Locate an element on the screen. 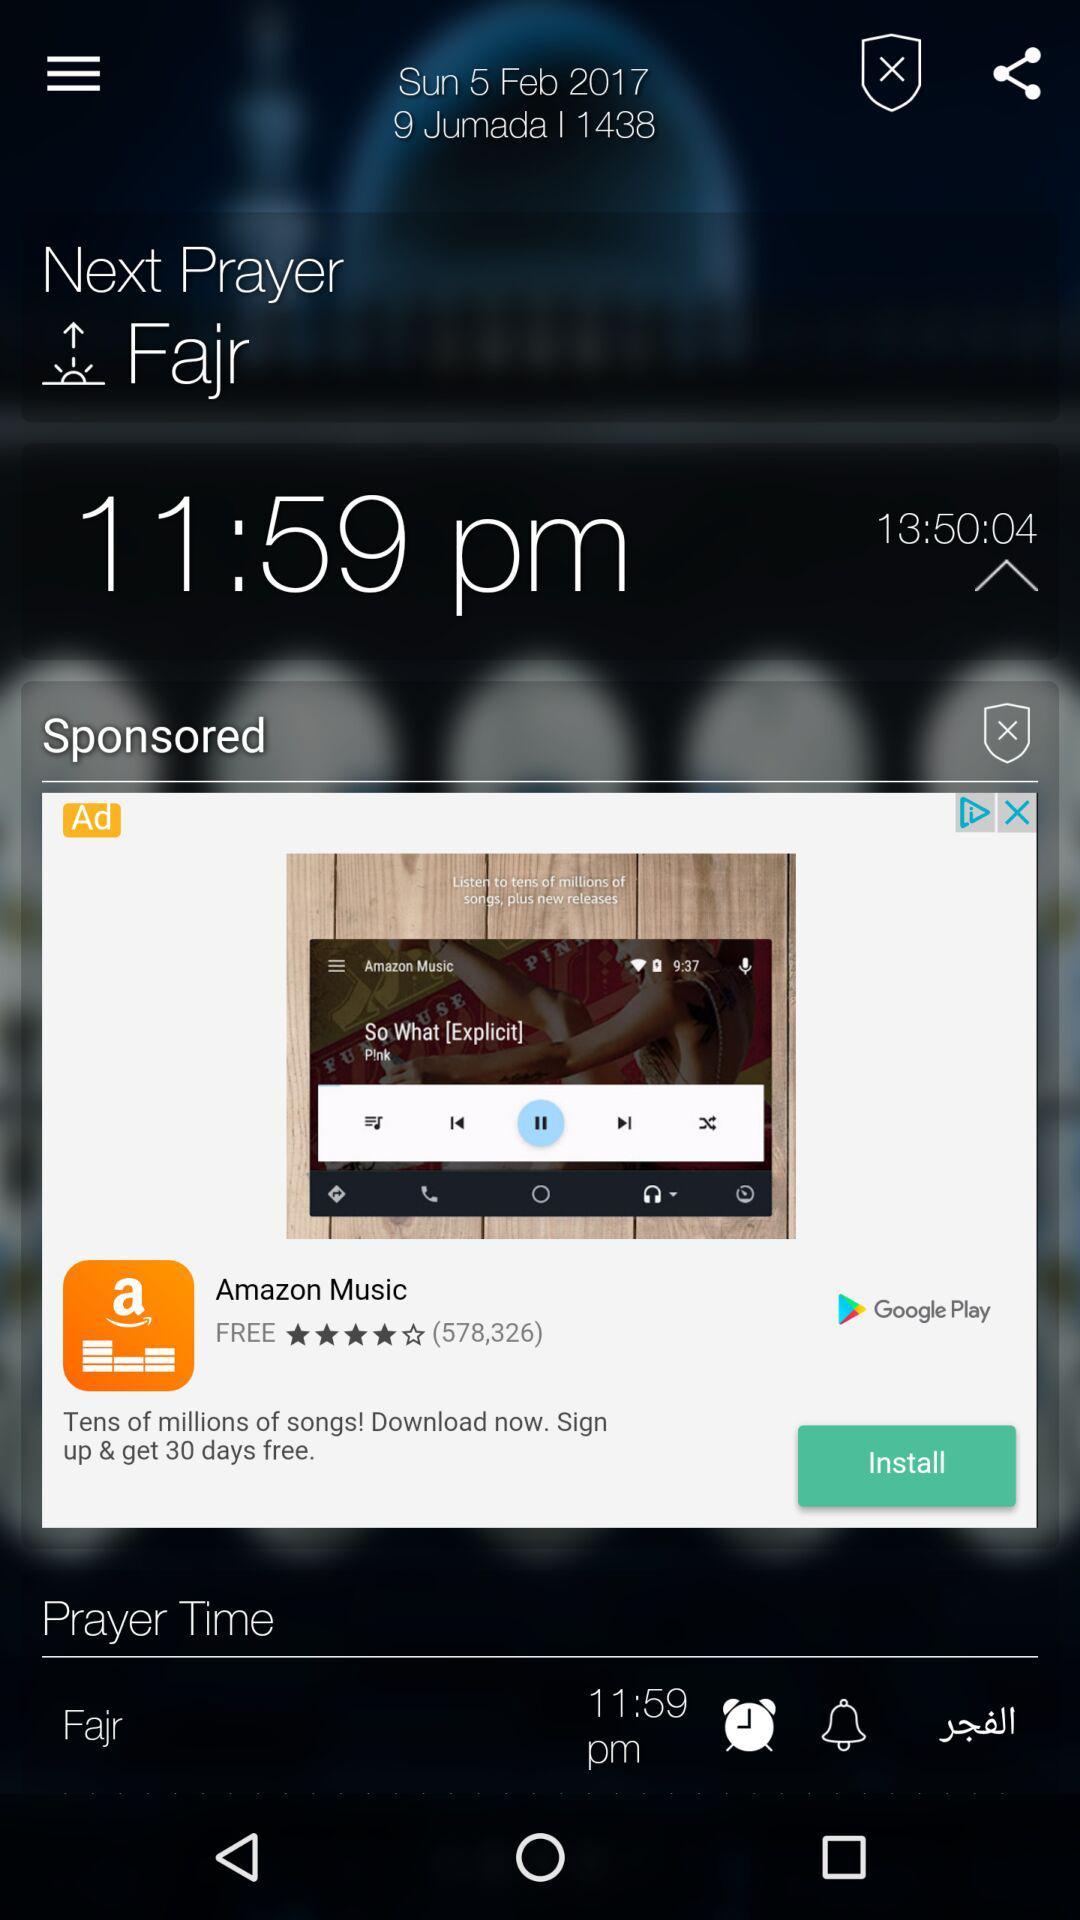 This screenshot has width=1080, height=1920. icon above prayer time item is located at coordinates (538, 1160).